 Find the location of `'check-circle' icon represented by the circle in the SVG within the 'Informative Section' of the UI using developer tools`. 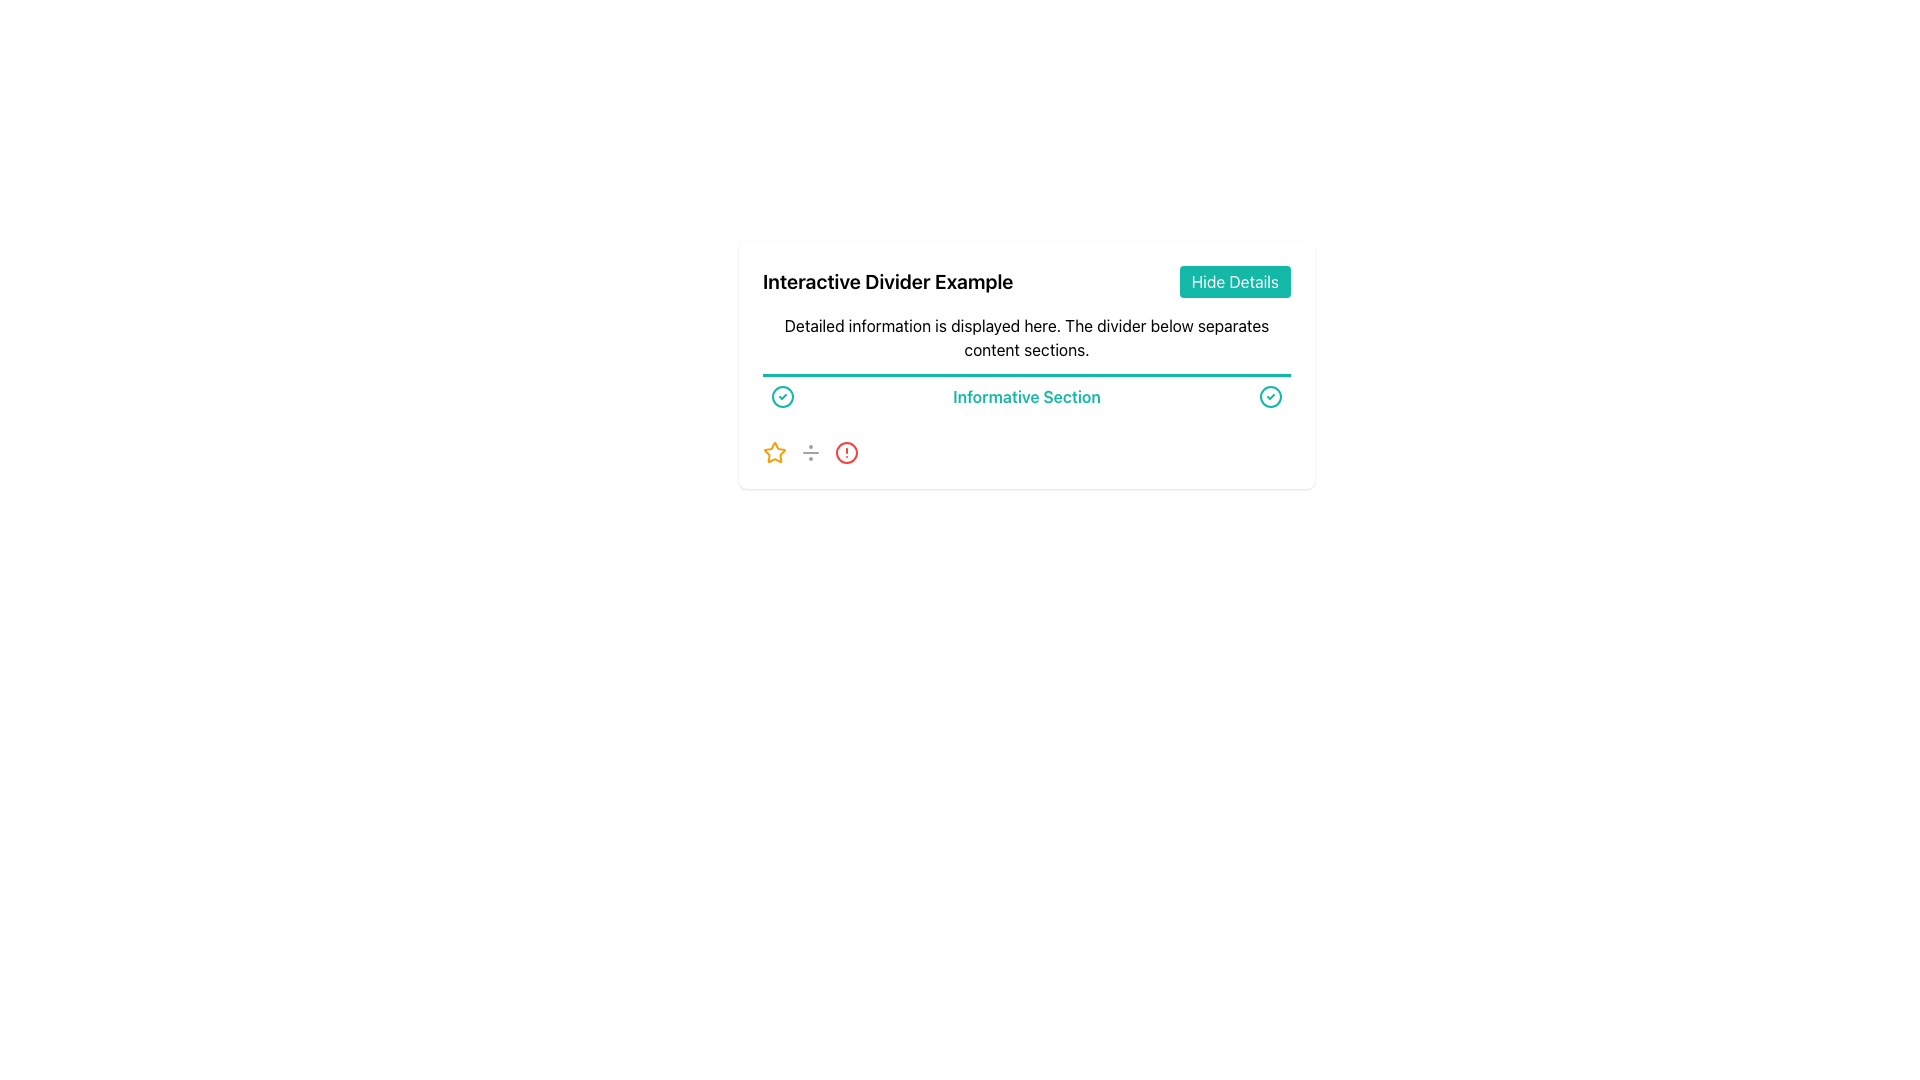

'check-circle' icon represented by the circle in the SVG within the 'Informative Section' of the UI using developer tools is located at coordinates (1270, 397).